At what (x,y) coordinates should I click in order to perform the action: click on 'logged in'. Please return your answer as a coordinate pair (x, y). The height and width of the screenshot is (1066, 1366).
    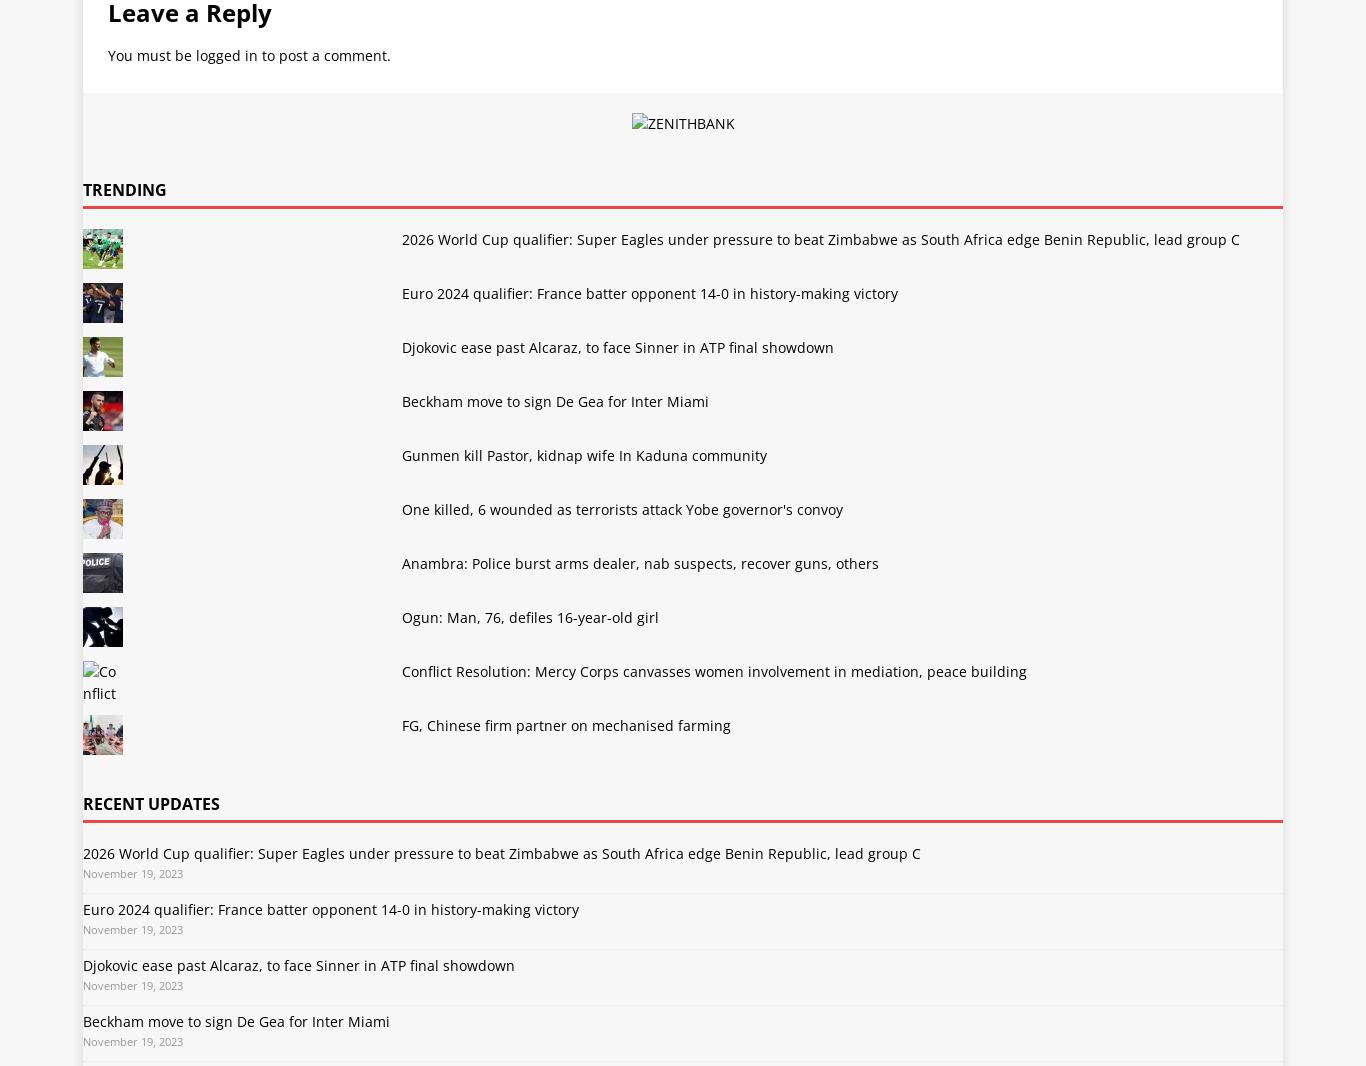
    Looking at the image, I should click on (226, 54).